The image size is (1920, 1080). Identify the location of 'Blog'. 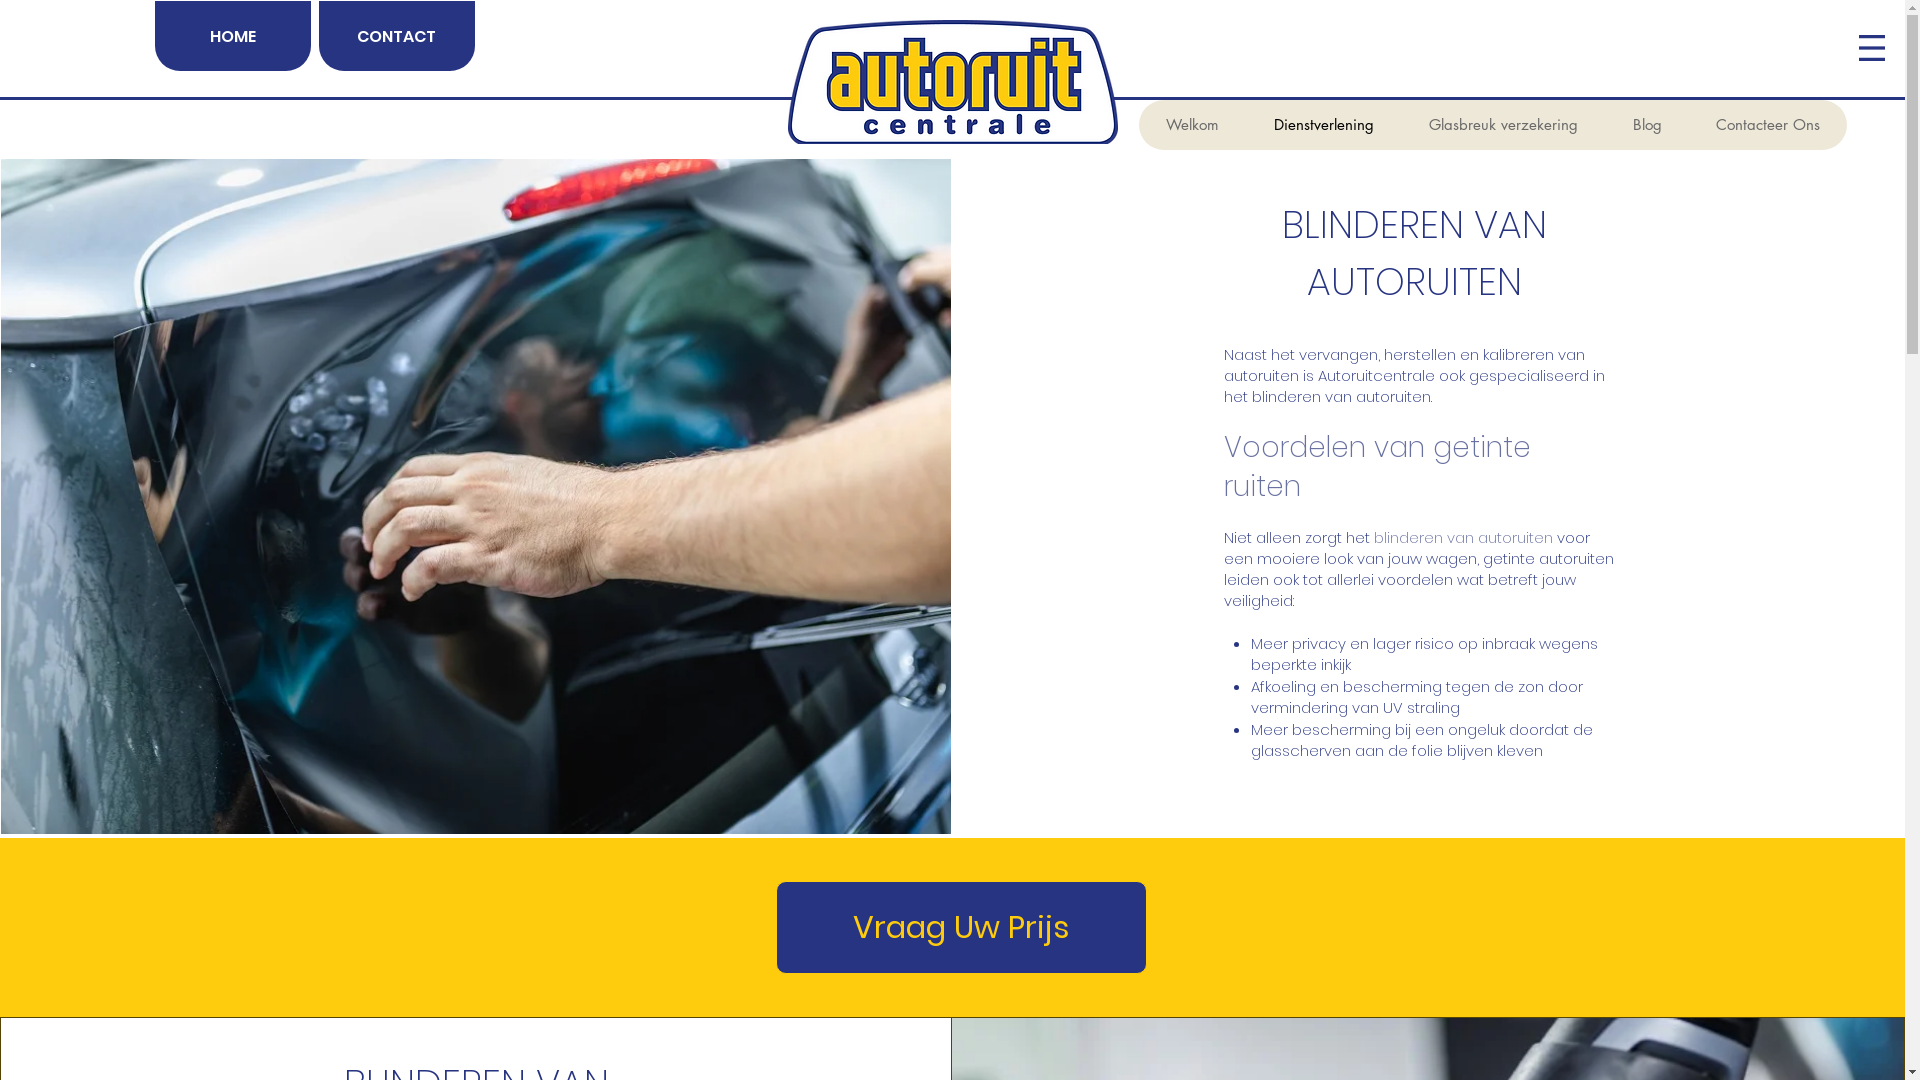
(1646, 124).